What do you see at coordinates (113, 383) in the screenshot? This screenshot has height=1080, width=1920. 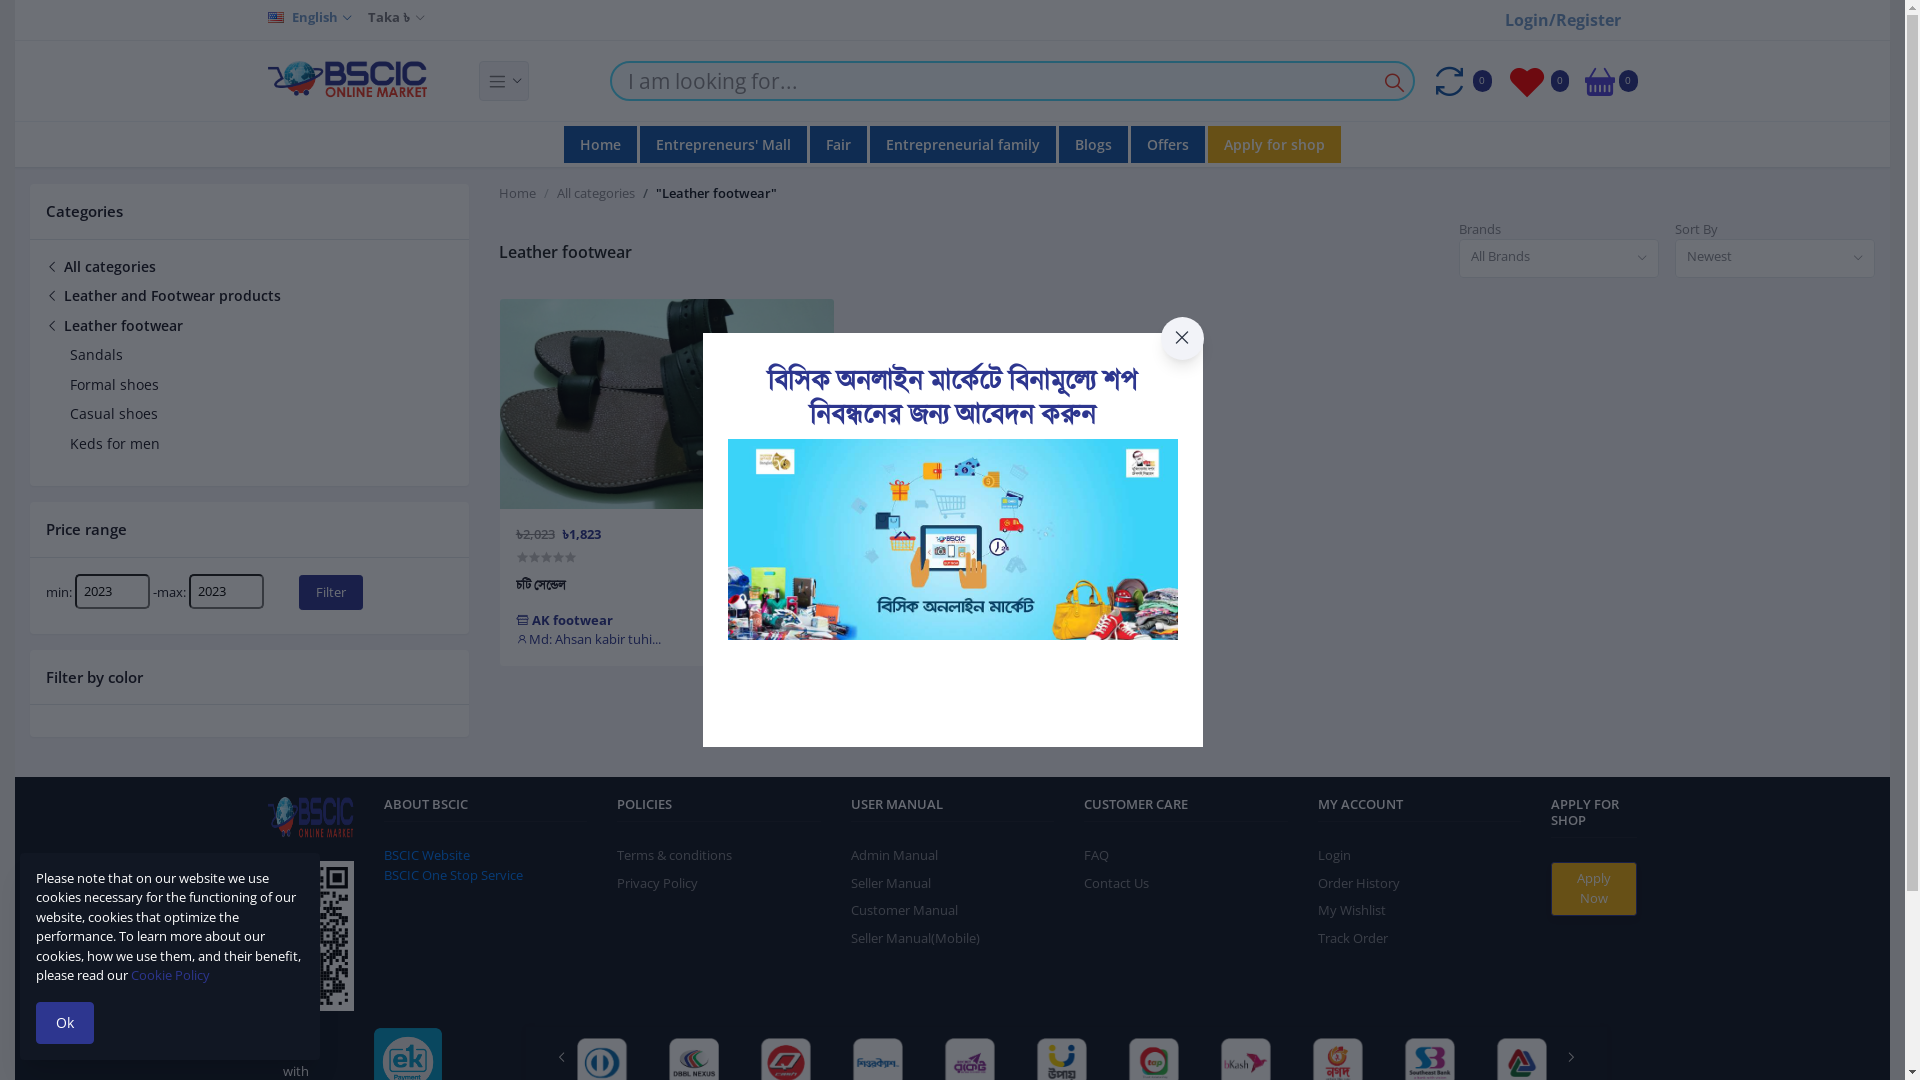 I see `'Formal shoes'` at bounding box center [113, 383].